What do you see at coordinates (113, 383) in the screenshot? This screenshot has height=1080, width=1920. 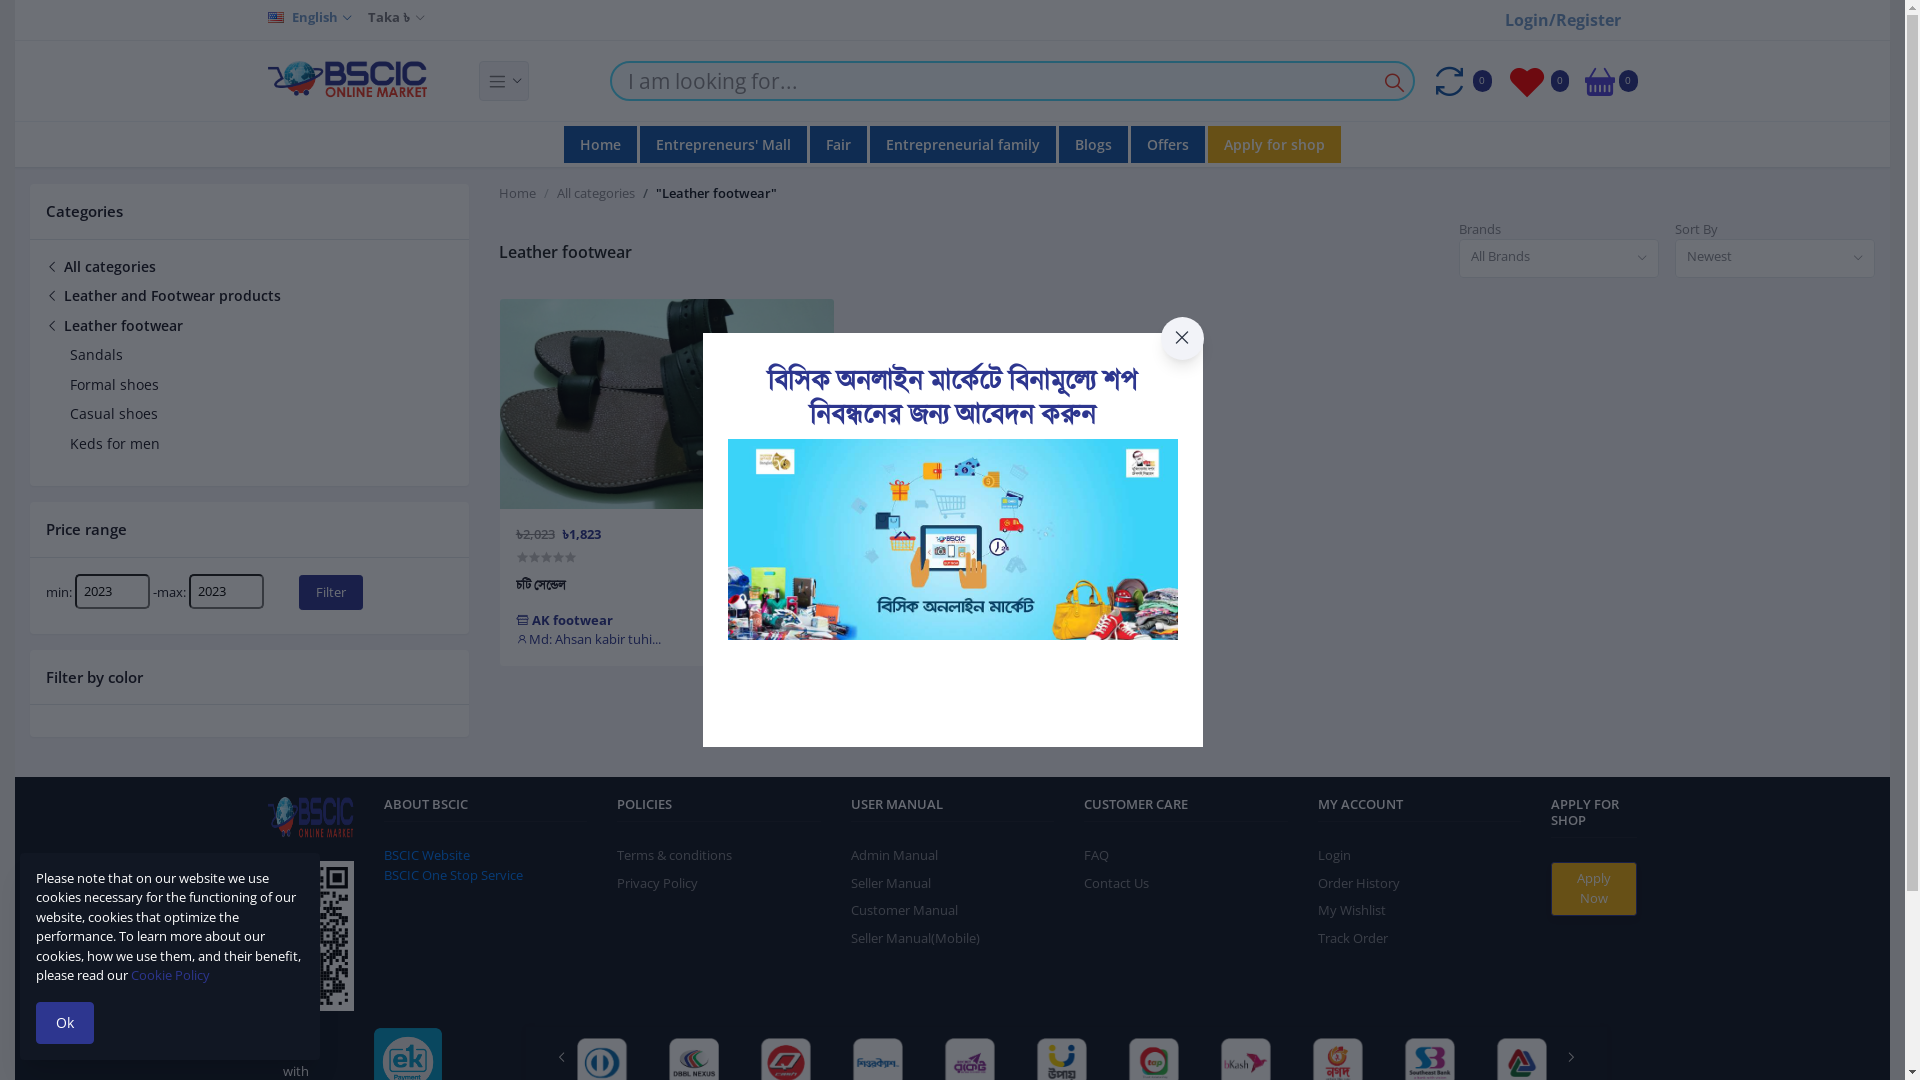 I see `'Formal shoes'` at bounding box center [113, 383].